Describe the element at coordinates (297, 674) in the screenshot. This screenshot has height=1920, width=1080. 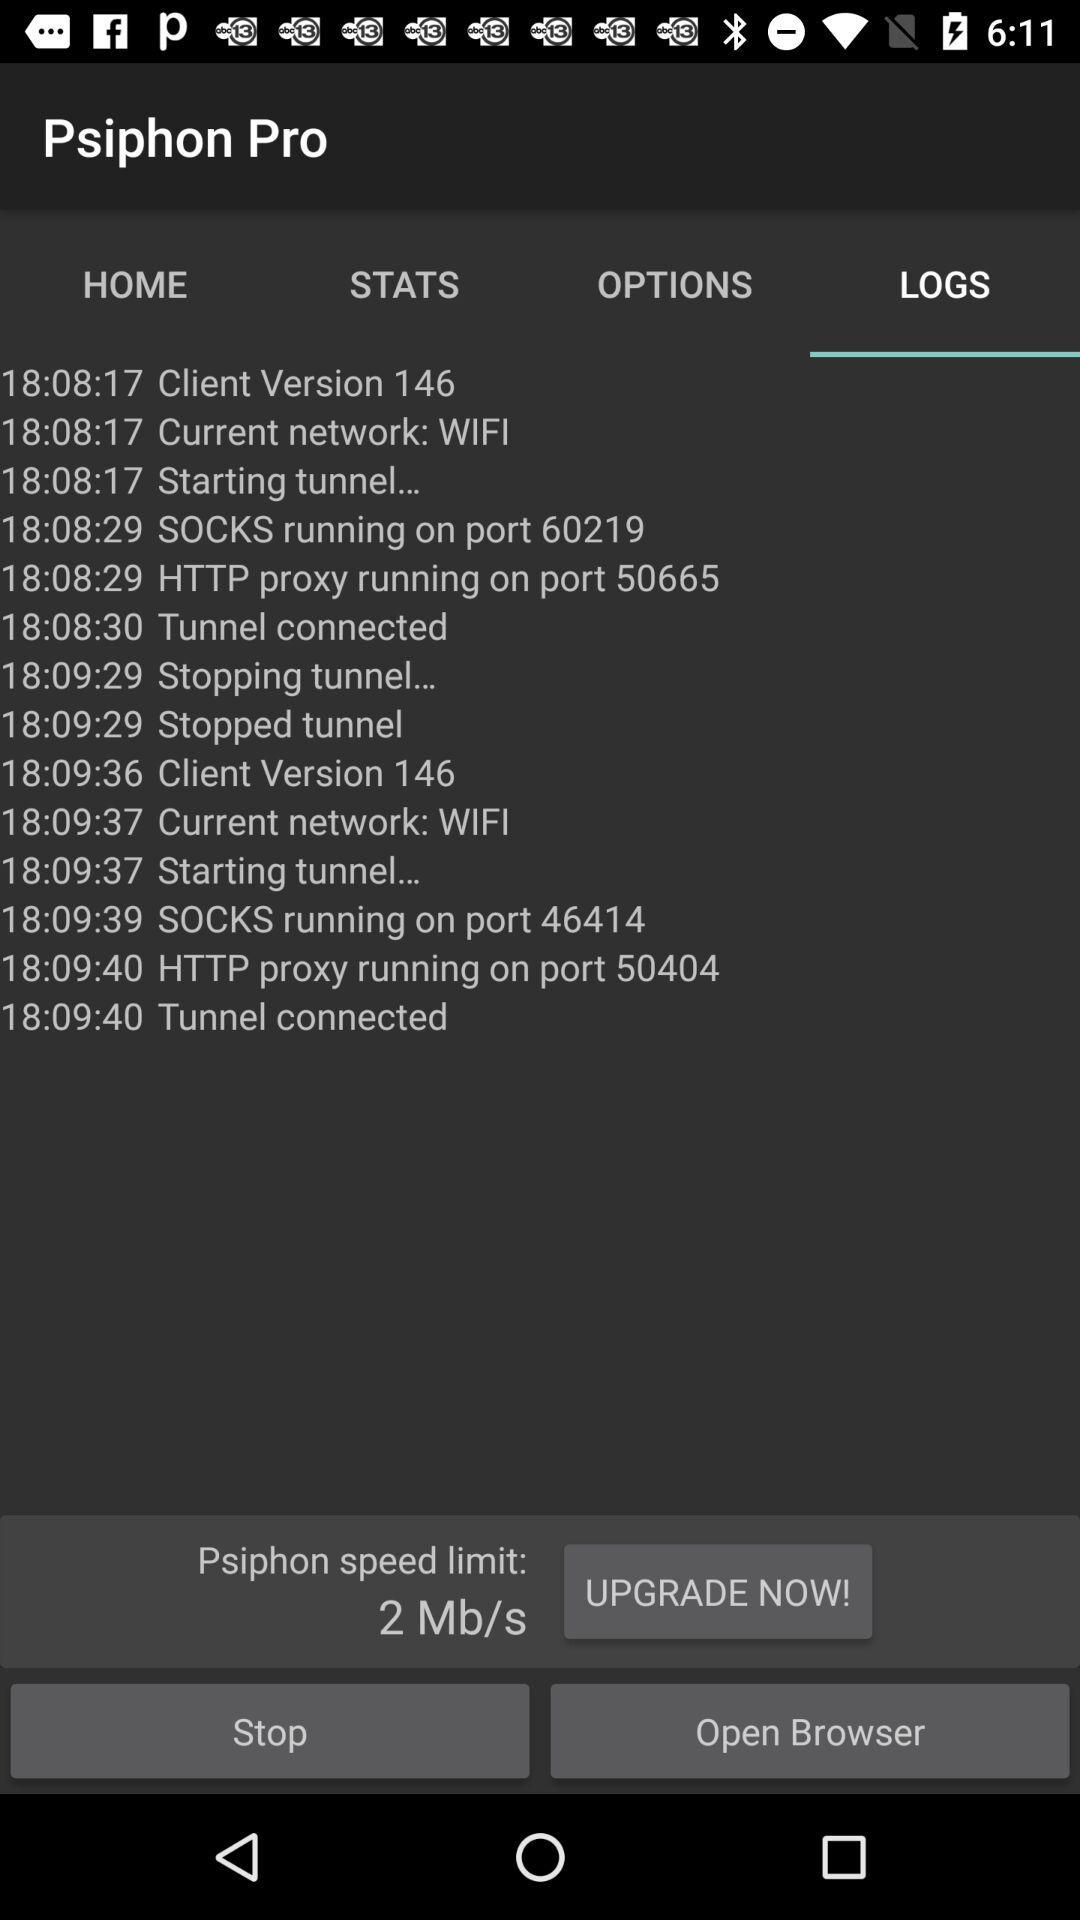
I see `icon above the stopped tunnel` at that location.